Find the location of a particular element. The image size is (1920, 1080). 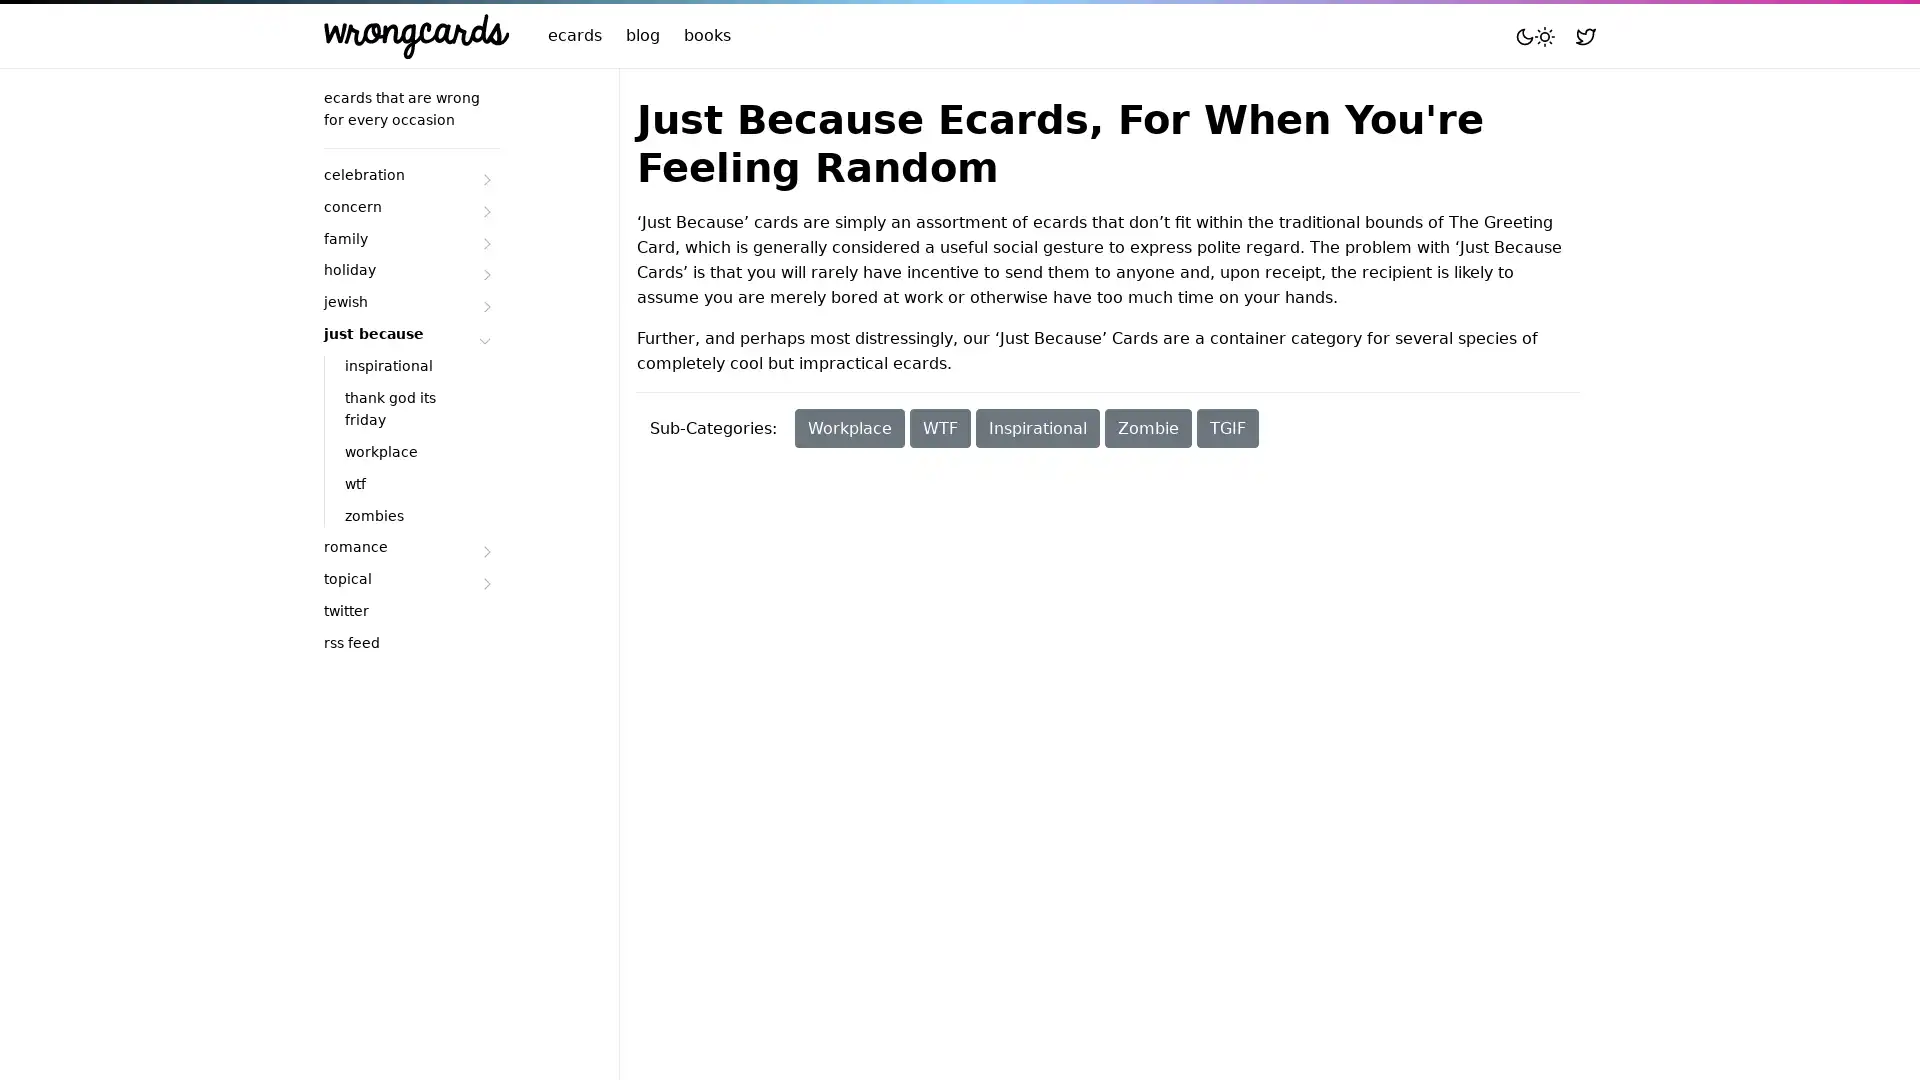

Toggle mode is located at coordinates (1534, 35).